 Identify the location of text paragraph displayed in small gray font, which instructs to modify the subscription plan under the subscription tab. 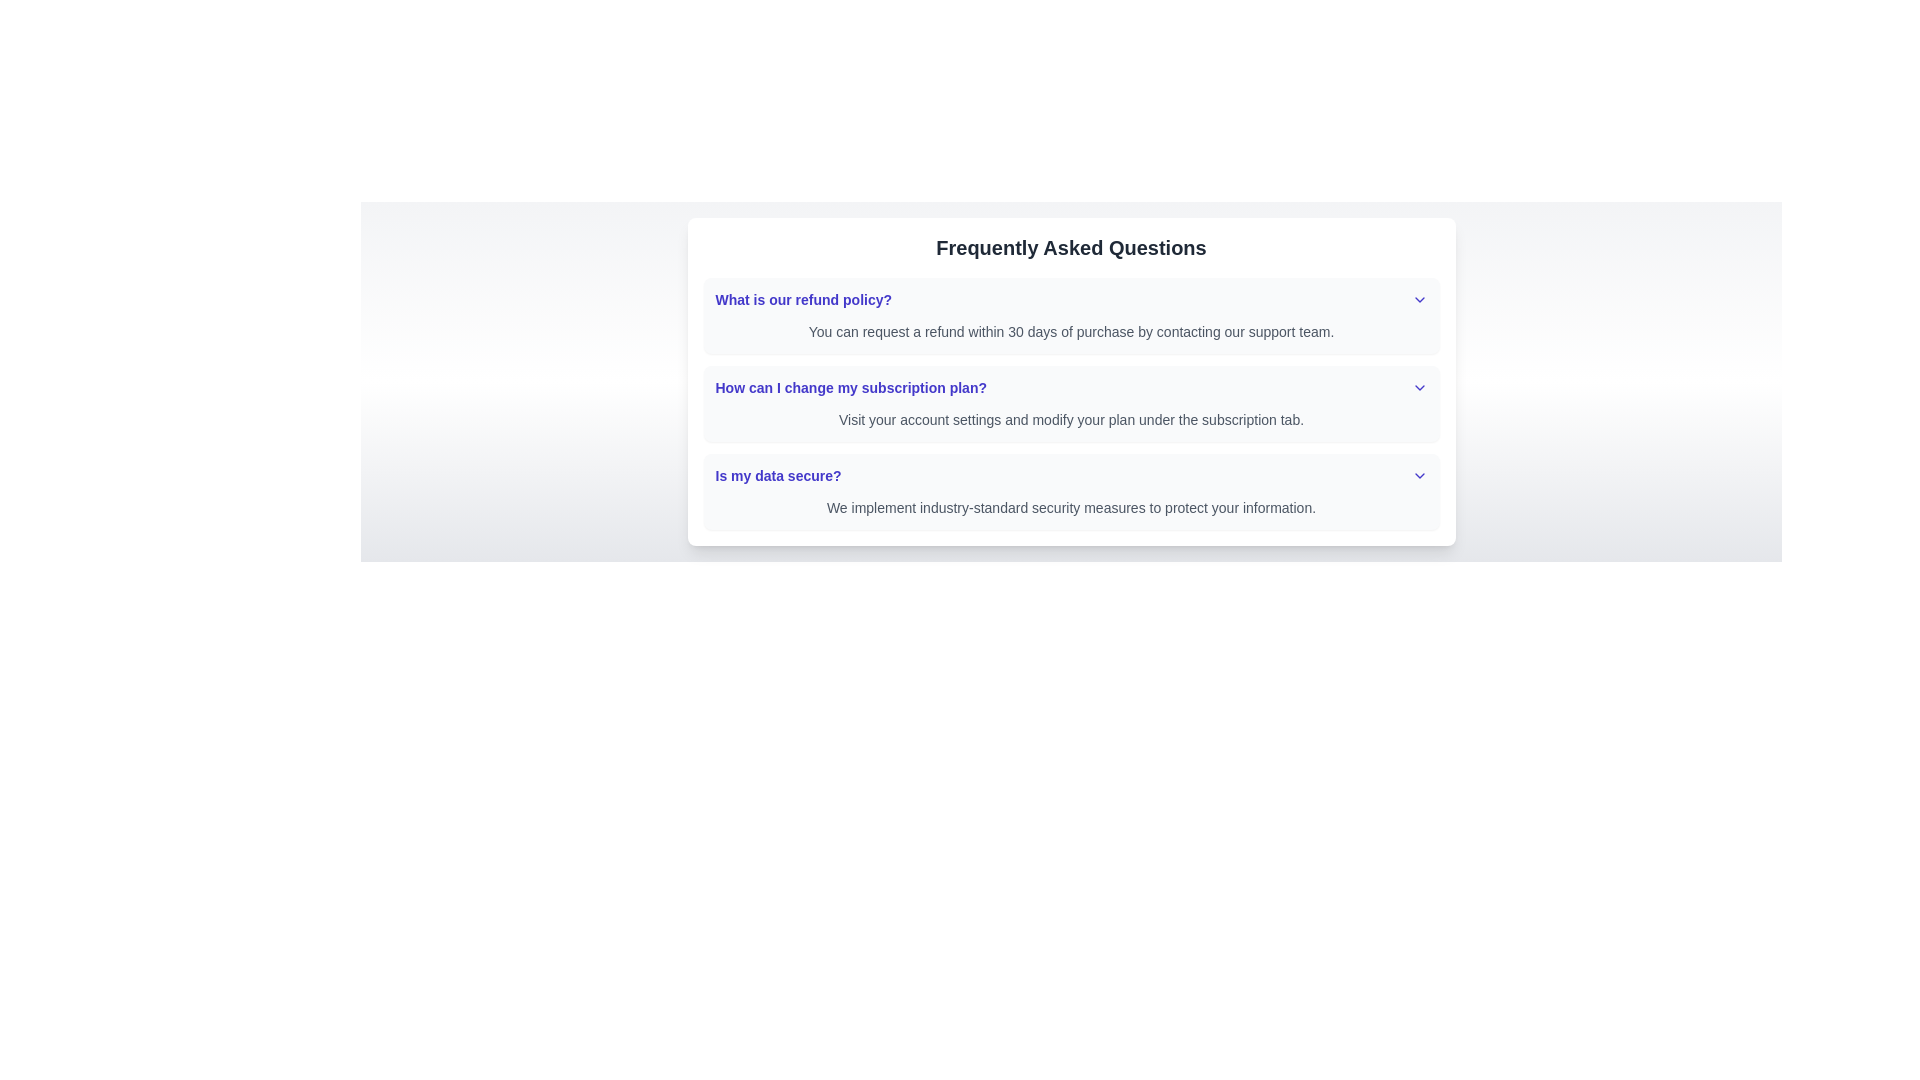
(1070, 419).